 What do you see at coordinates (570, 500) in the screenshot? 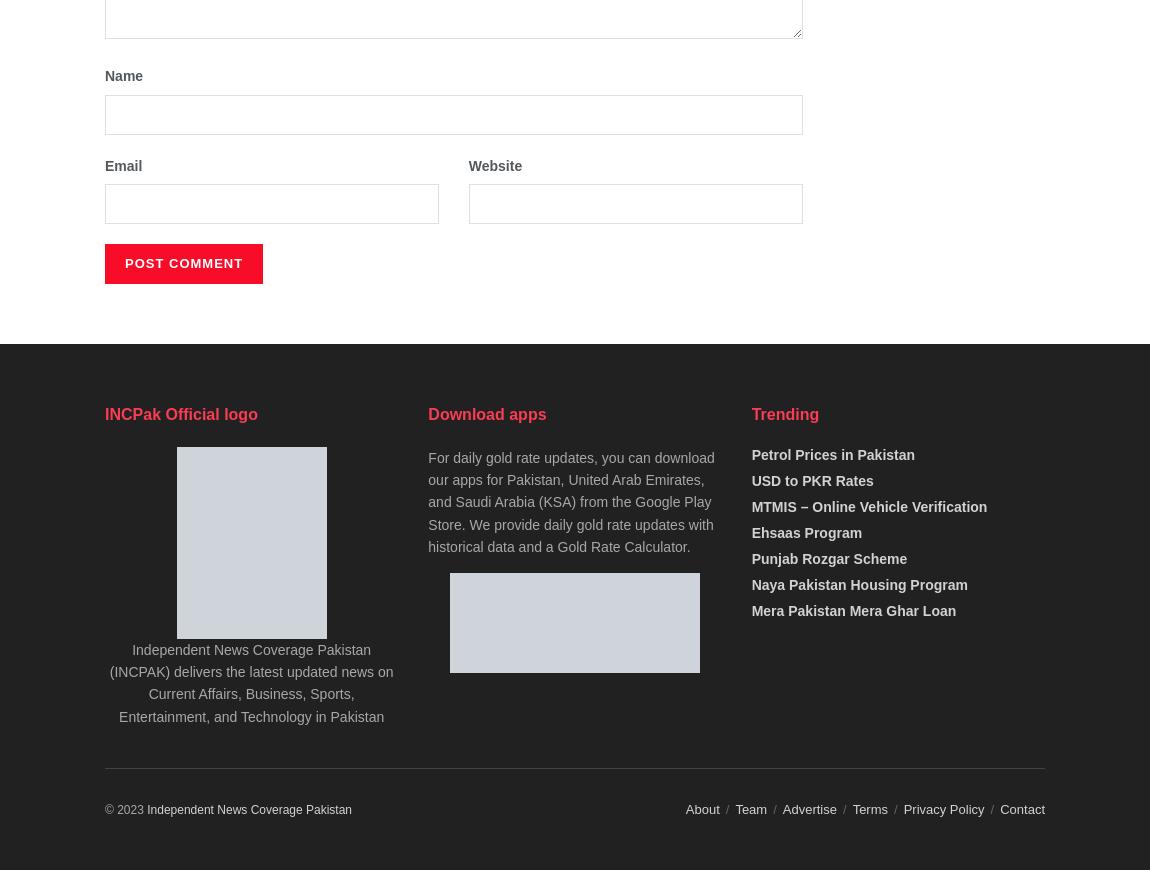
I see `'For daily gold rate updates, you can download our apps for Pakistan, United Arab Emirates, and Saudi Arabia (KSA) from the Google Play Store. We provide daily gold rate updates with historical data and a Gold Rate Calculator.'` at bounding box center [570, 500].